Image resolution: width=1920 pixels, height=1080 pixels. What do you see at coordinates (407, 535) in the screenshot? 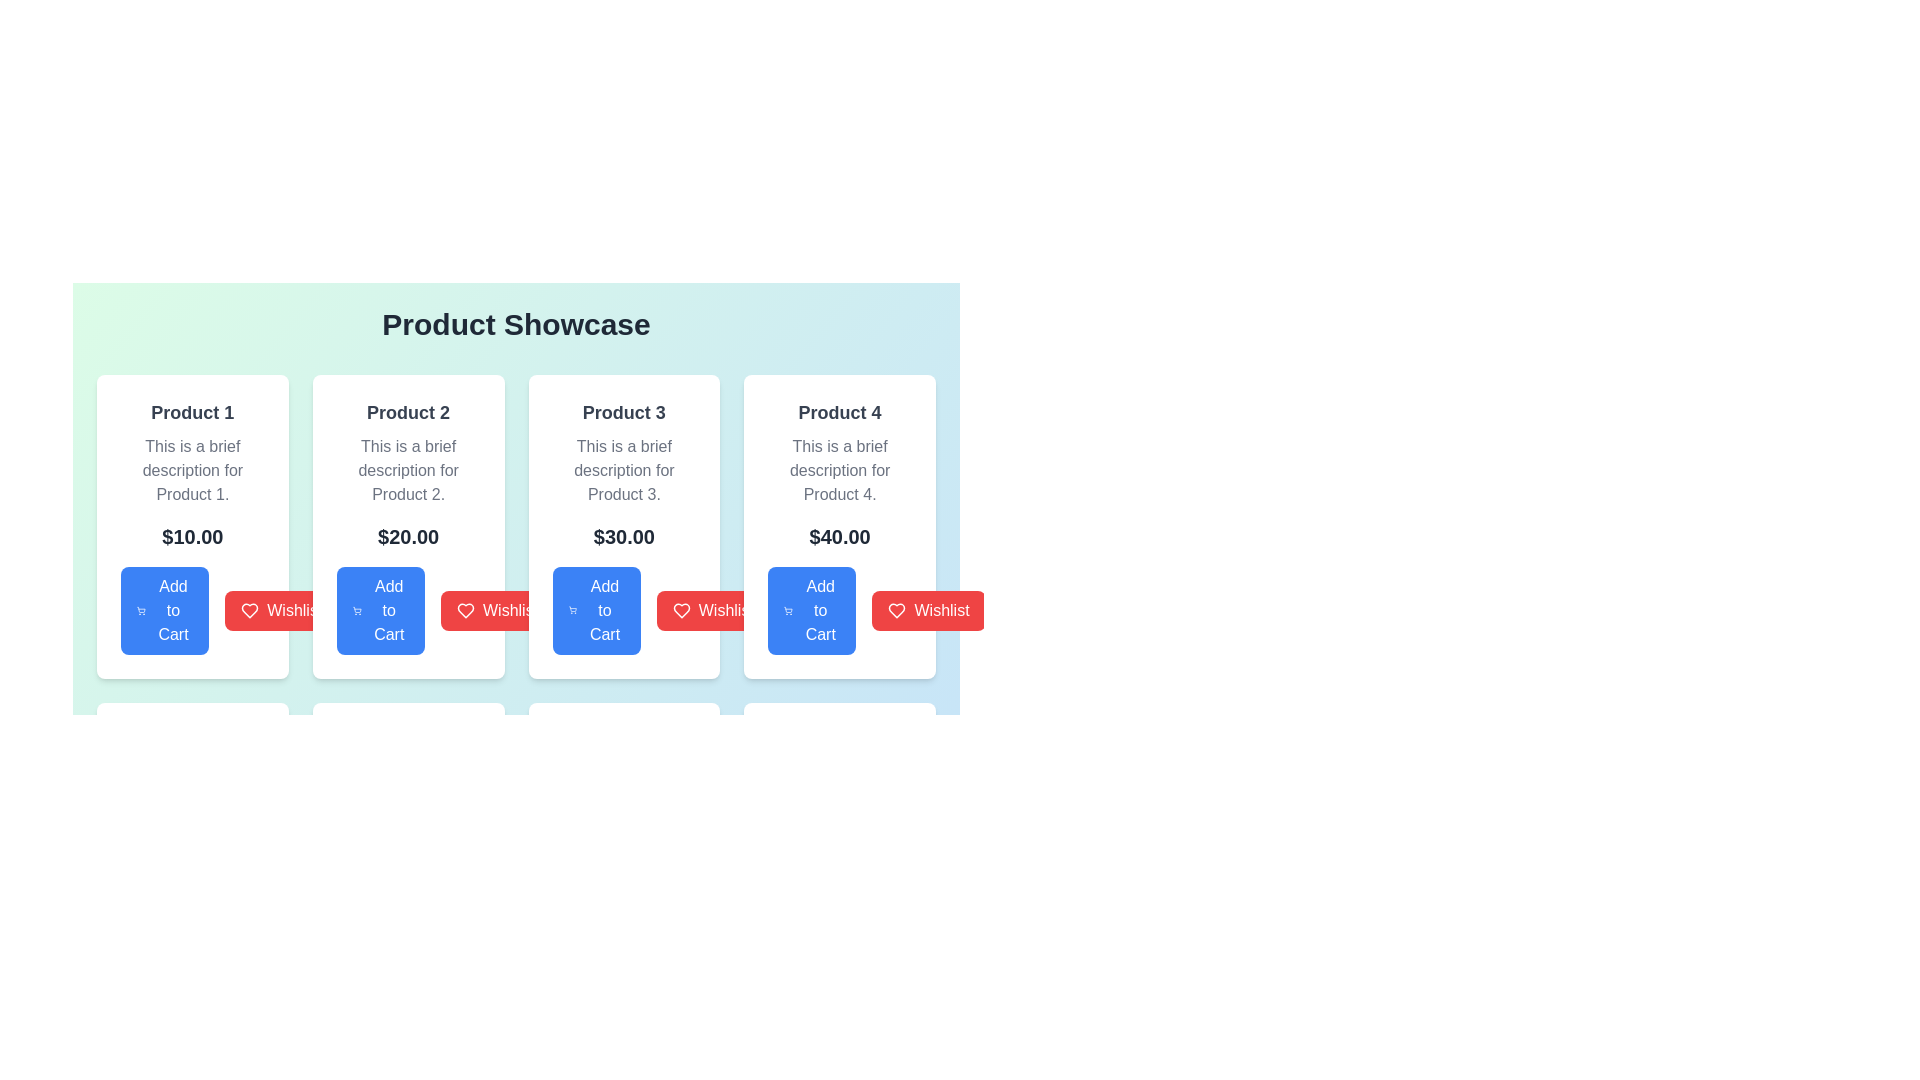
I see `the price label in the second product card, which displays the product price and is located under the description text` at bounding box center [407, 535].